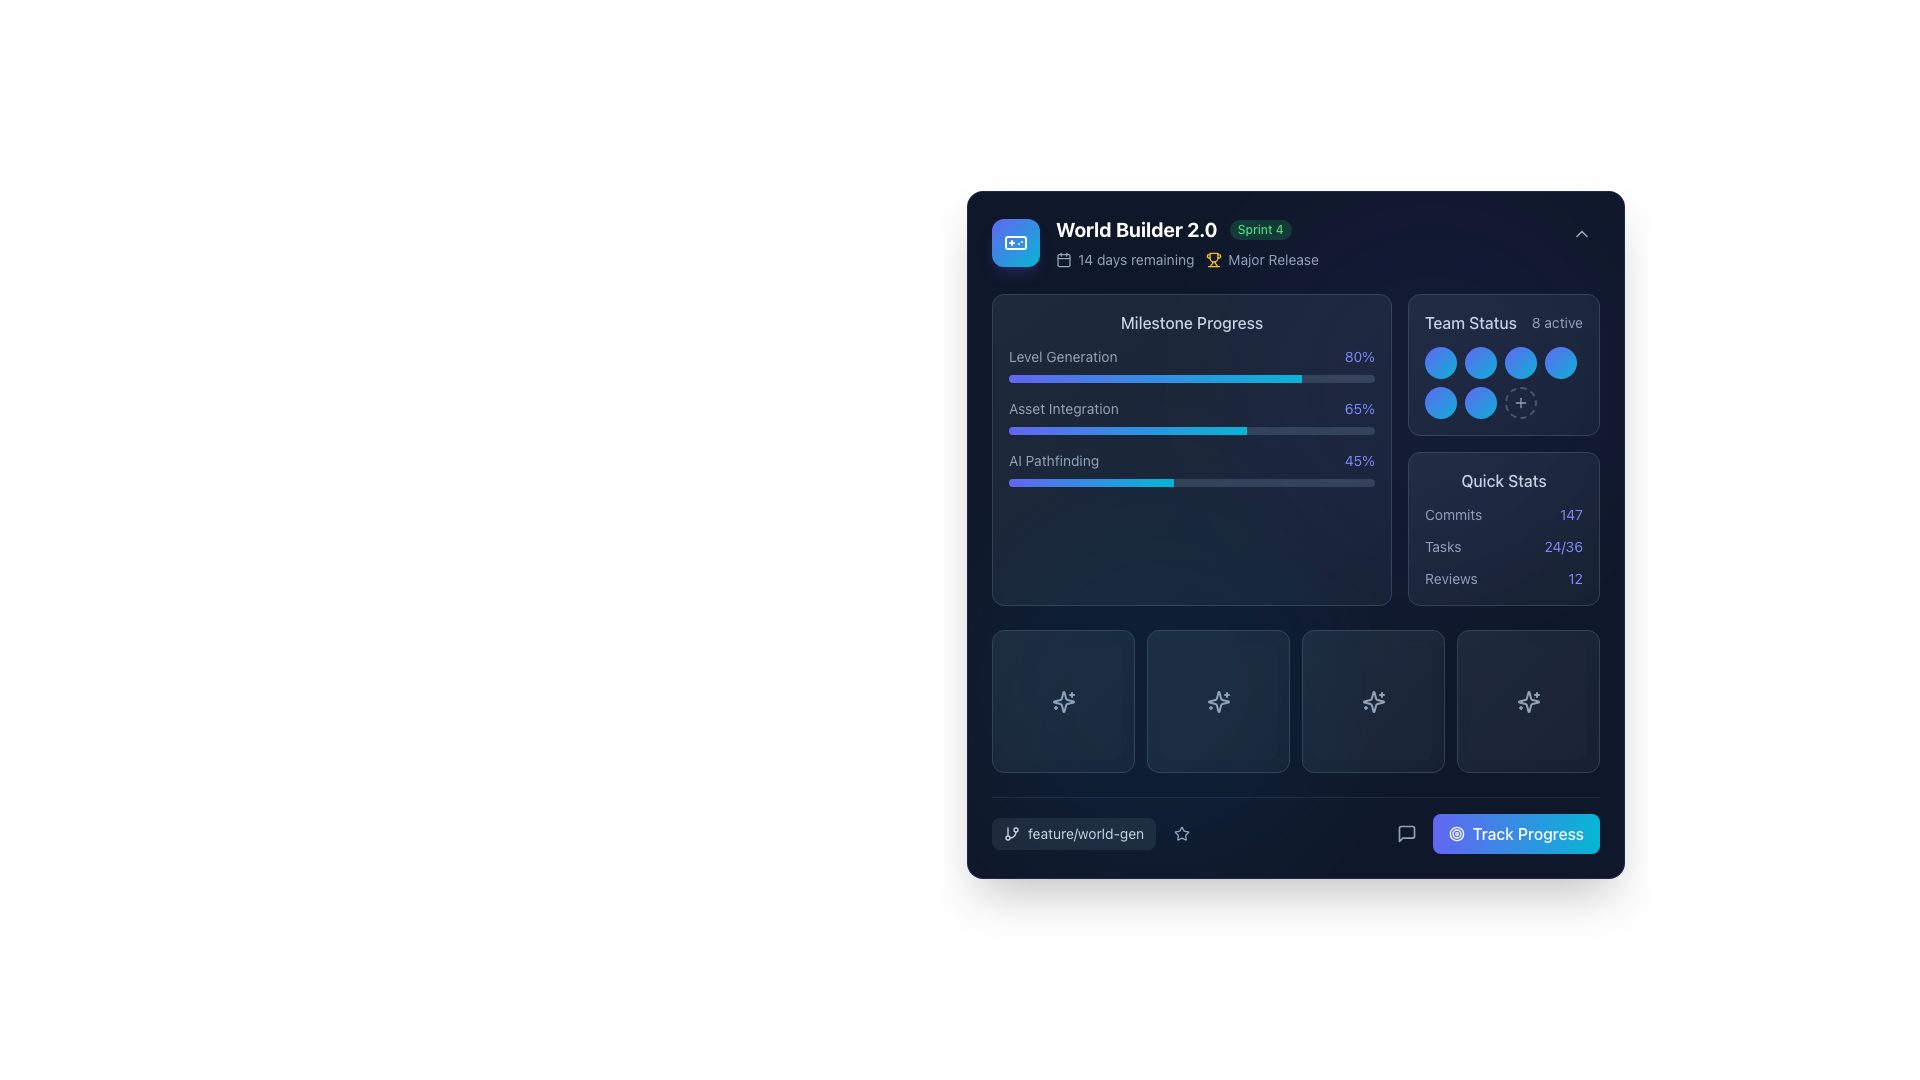 The width and height of the screenshot is (1920, 1080). I want to click on the informational label with icons located below the 'World Builder 2.0' header and above 'Sprint 4' to check the project timeline and release information, so click(1187, 258).